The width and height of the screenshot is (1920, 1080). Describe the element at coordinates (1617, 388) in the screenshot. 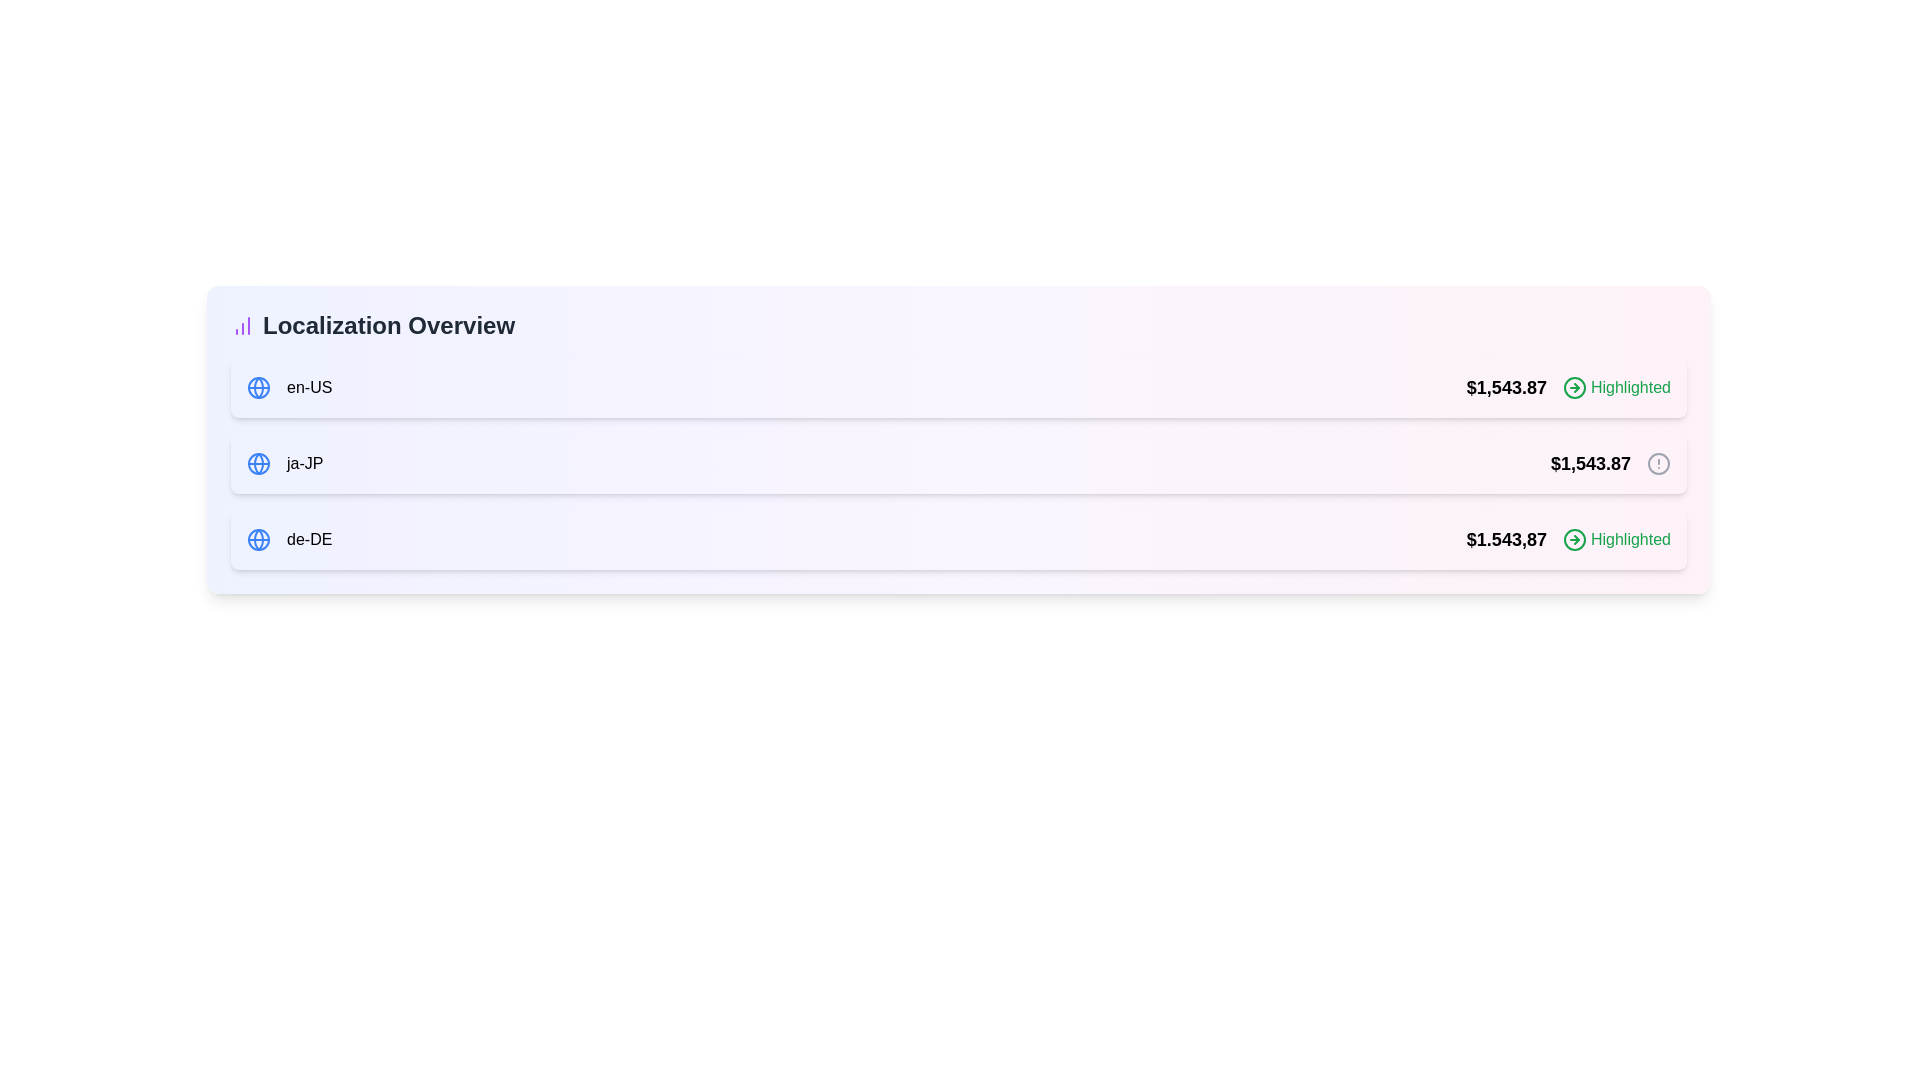

I see `the 'Highlighted' label, which consists of a green icon and styled text` at that location.